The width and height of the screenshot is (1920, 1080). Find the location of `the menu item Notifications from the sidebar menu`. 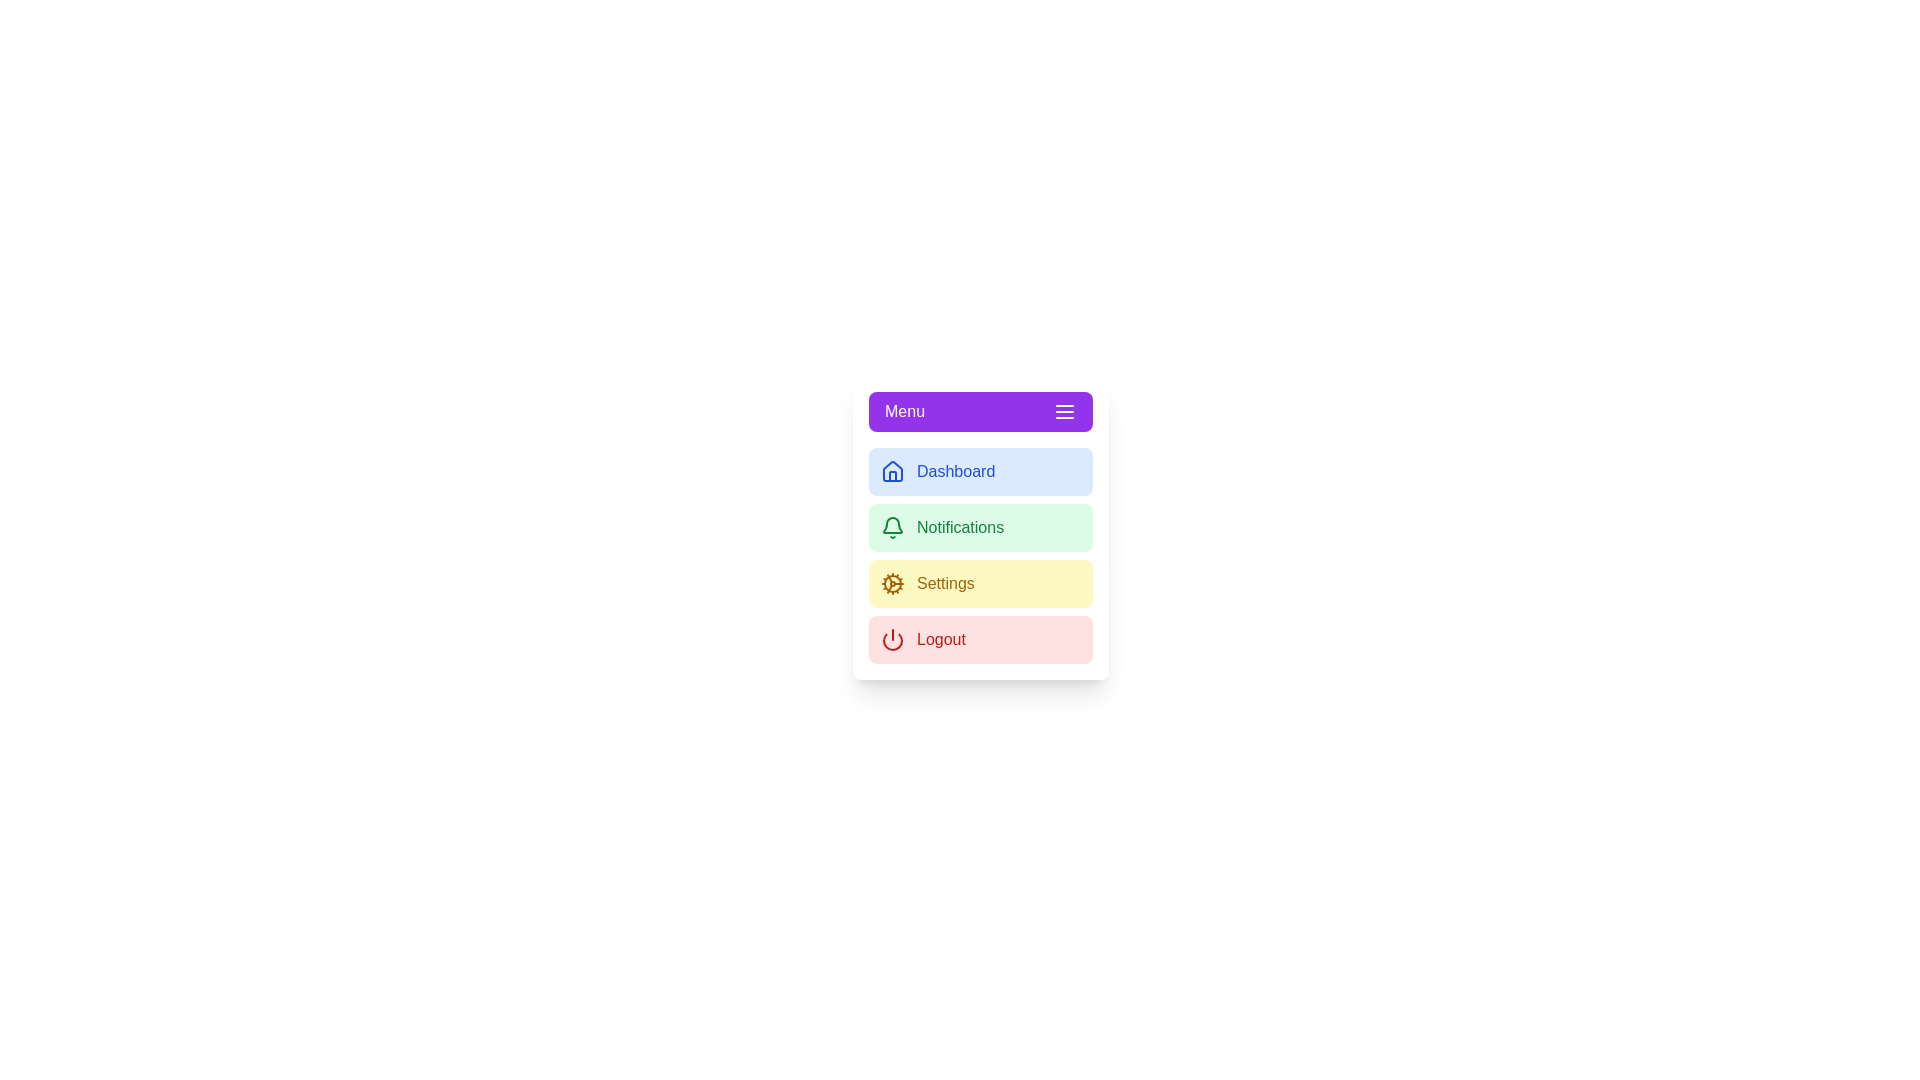

the menu item Notifications from the sidebar menu is located at coordinates (980, 527).